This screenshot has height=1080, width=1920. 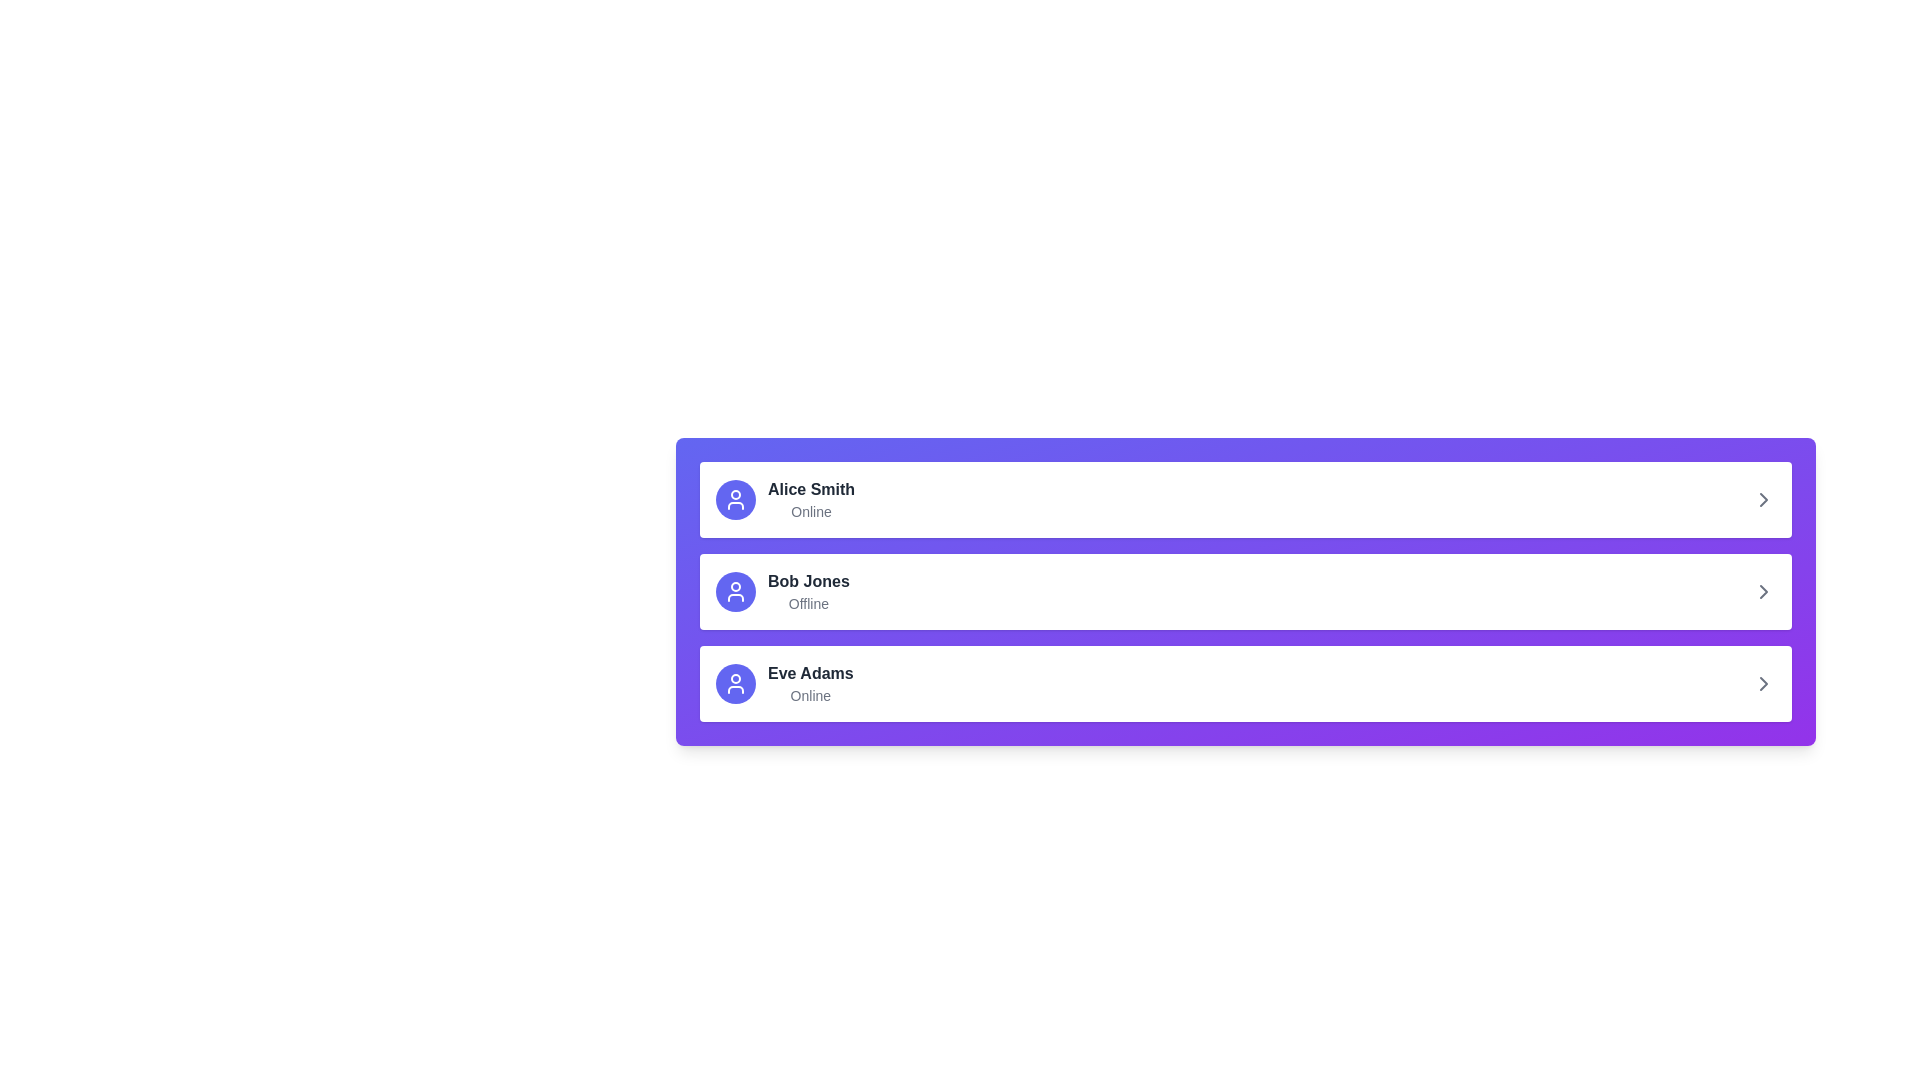 I want to click on the first user profile summary list item with avatar and text, so click(x=784, y=499).